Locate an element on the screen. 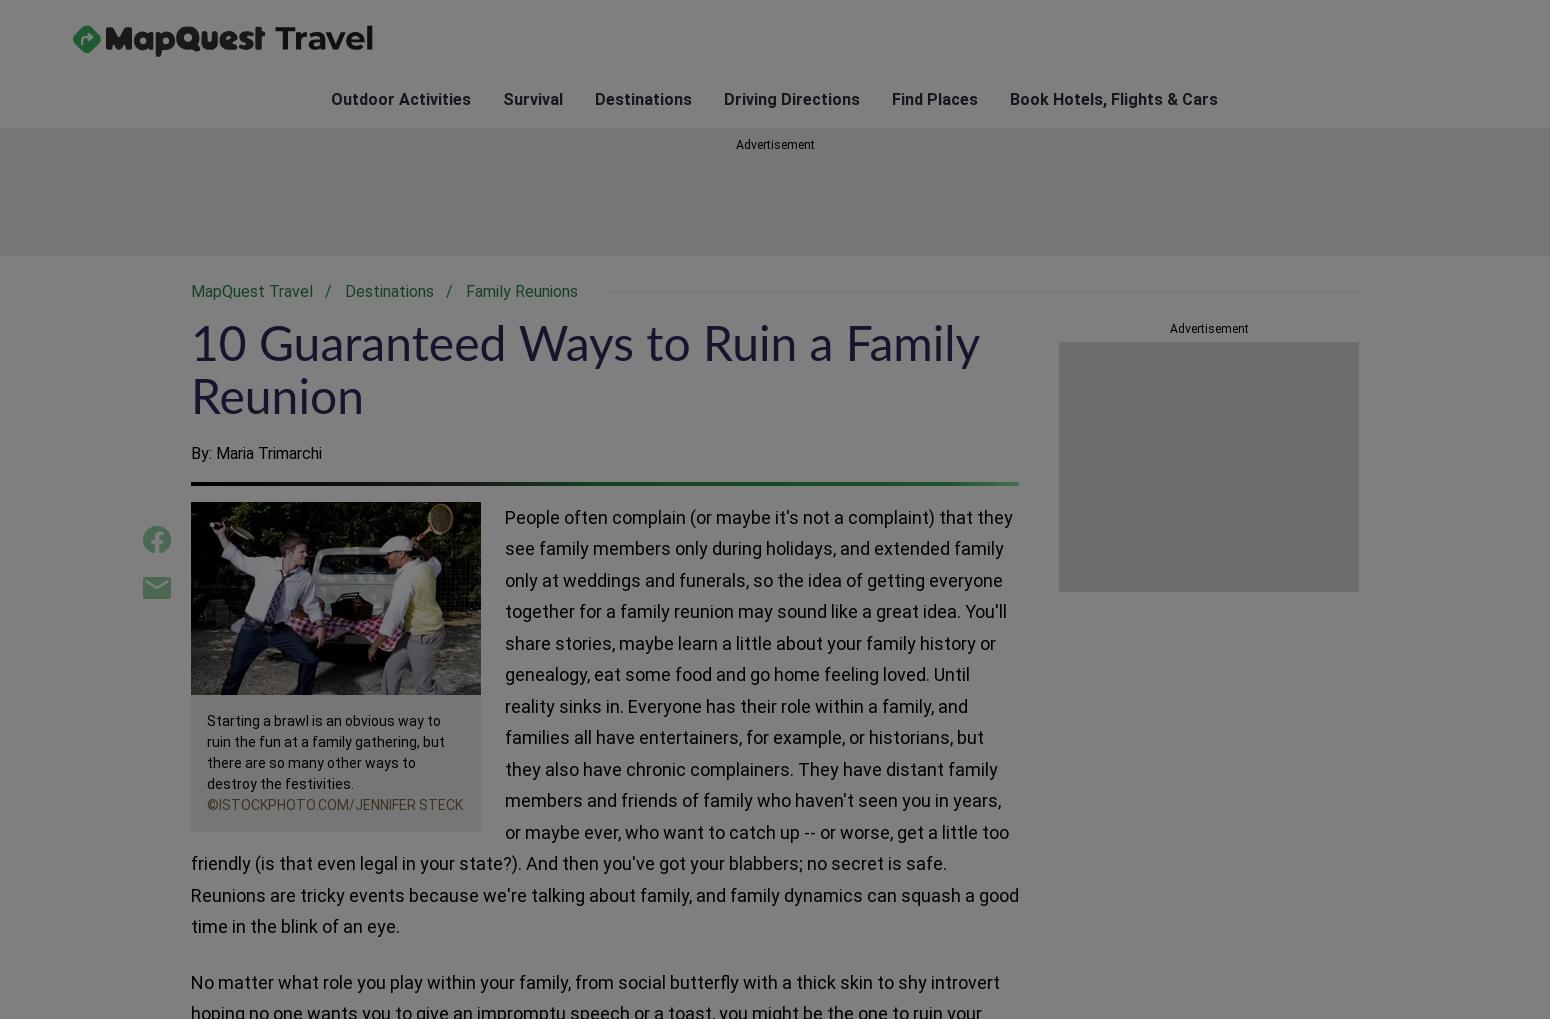 The height and width of the screenshot is (1019, 1550). 'By:' is located at coordinates (202, 452).